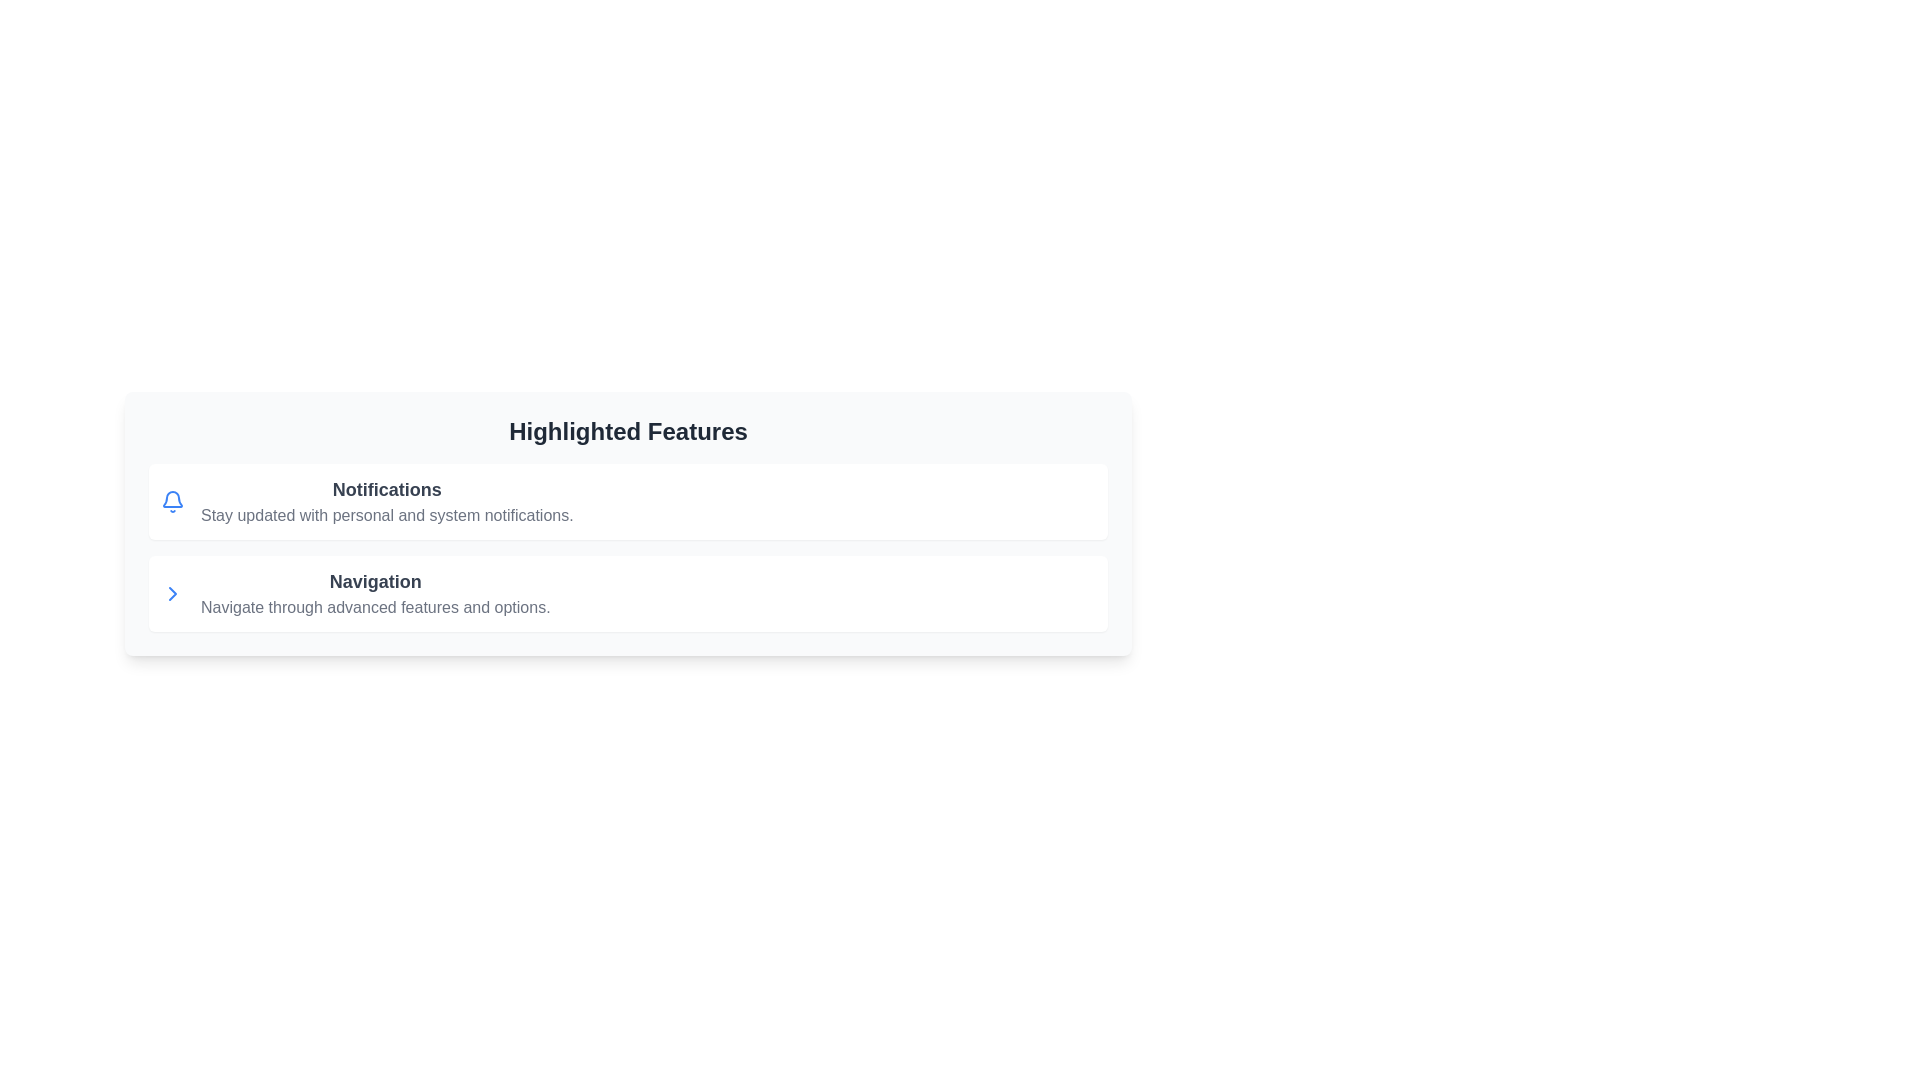  I want to click on the blue bell icon representing notifications, located to the left of the text 'NotificationsStay updated with personal and system notifications.', so click(172, 500).